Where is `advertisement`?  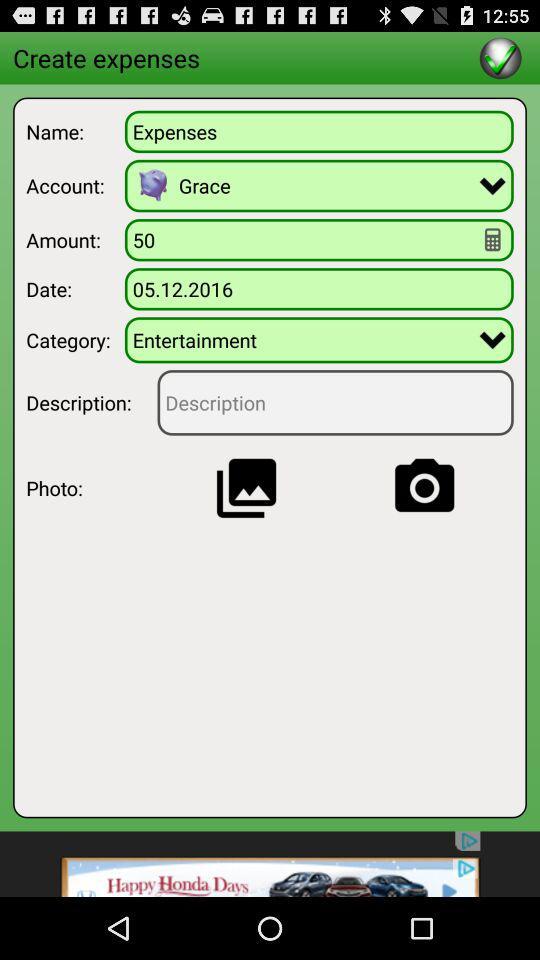 advertisement is located at coordinates (270, 863).